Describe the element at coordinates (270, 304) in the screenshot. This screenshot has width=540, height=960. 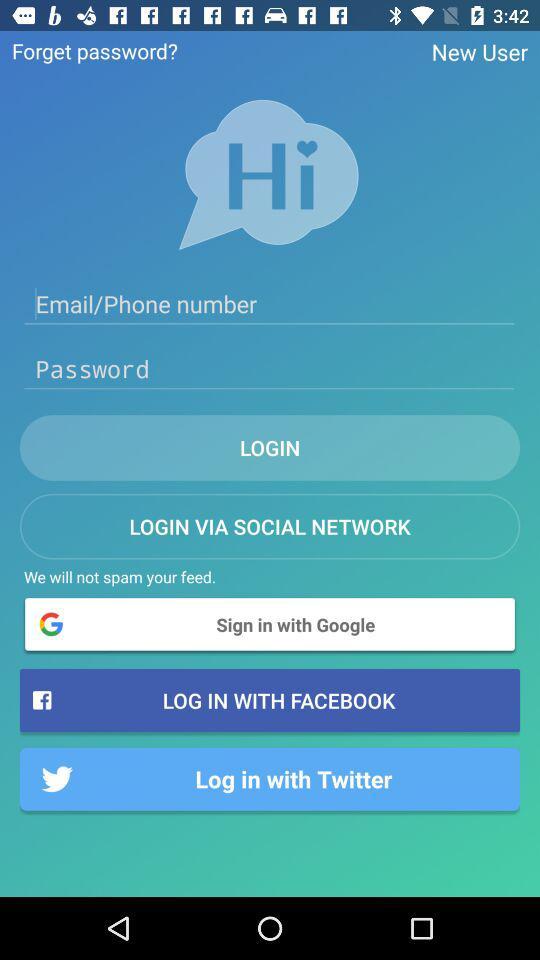
I see `email login` at that location.